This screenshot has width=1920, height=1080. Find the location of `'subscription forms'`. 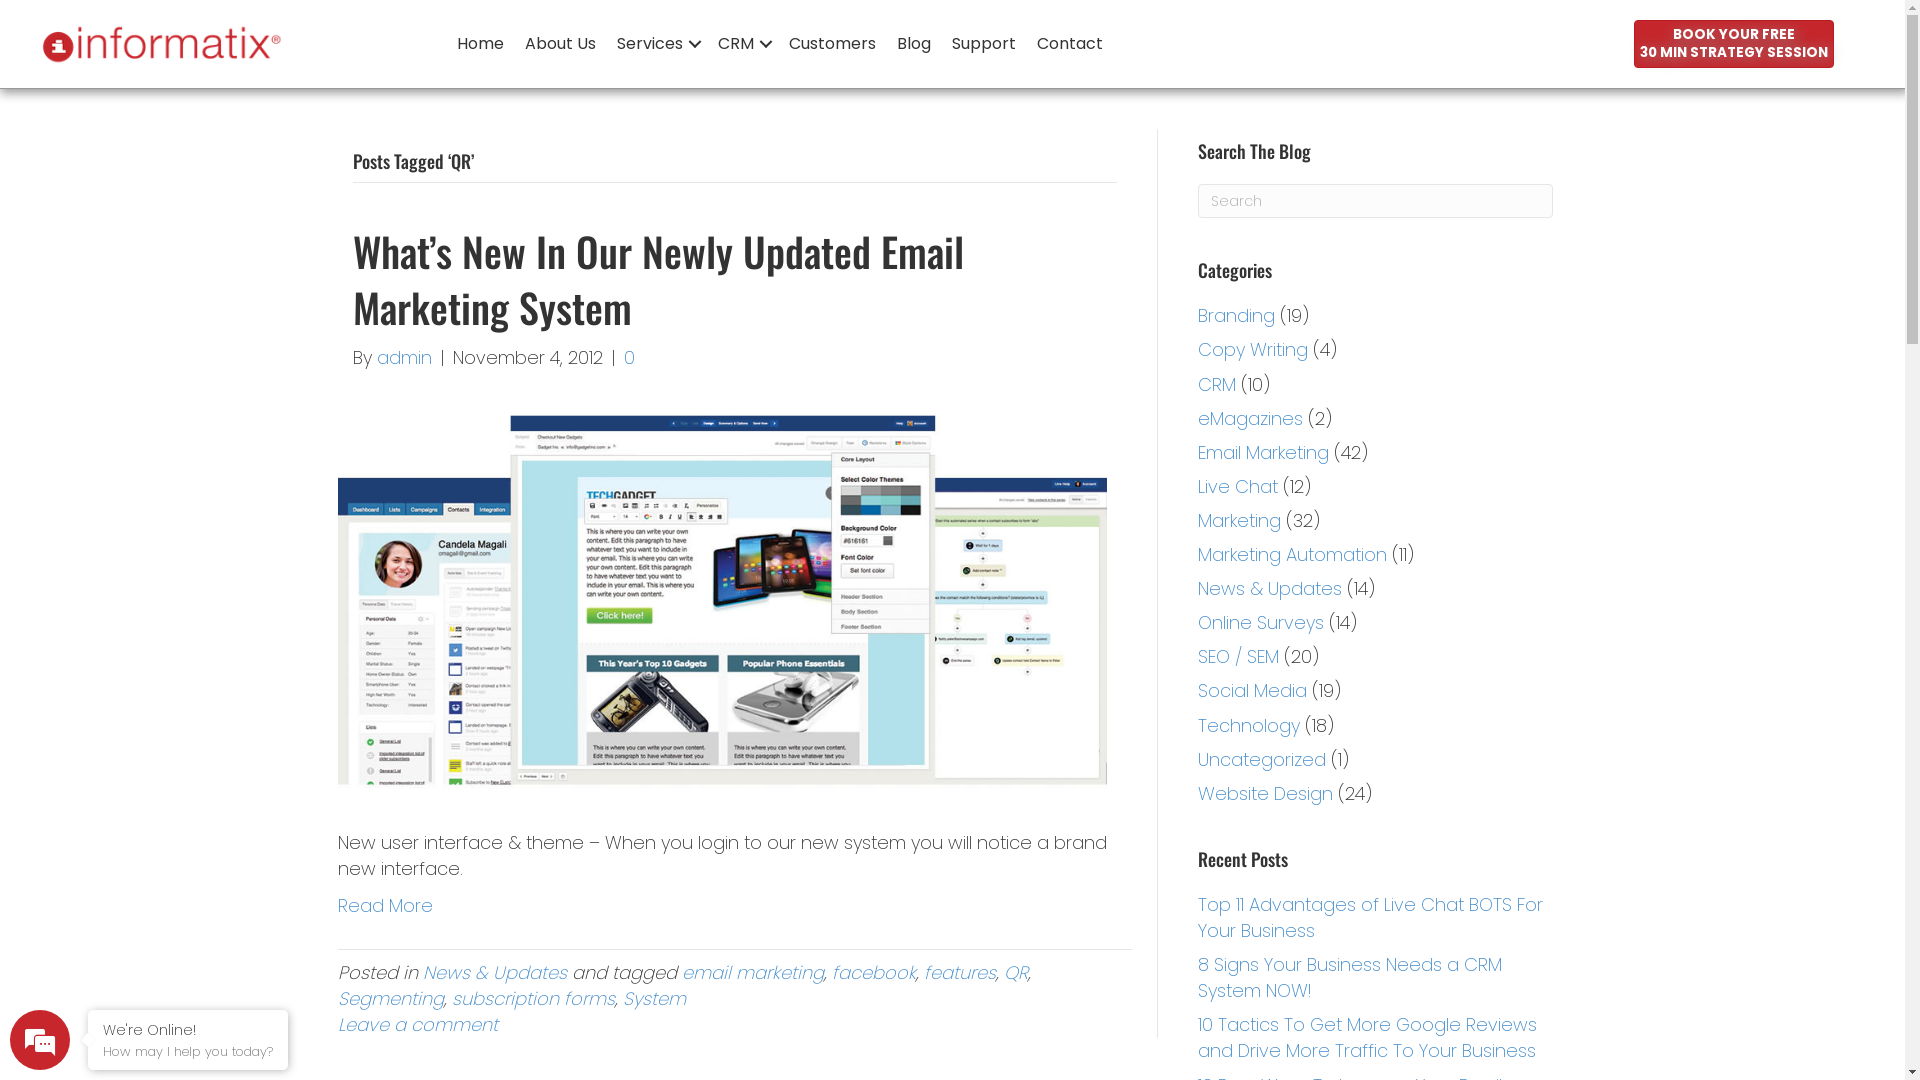

'subscription forms' is located at coordinates (533, 998).